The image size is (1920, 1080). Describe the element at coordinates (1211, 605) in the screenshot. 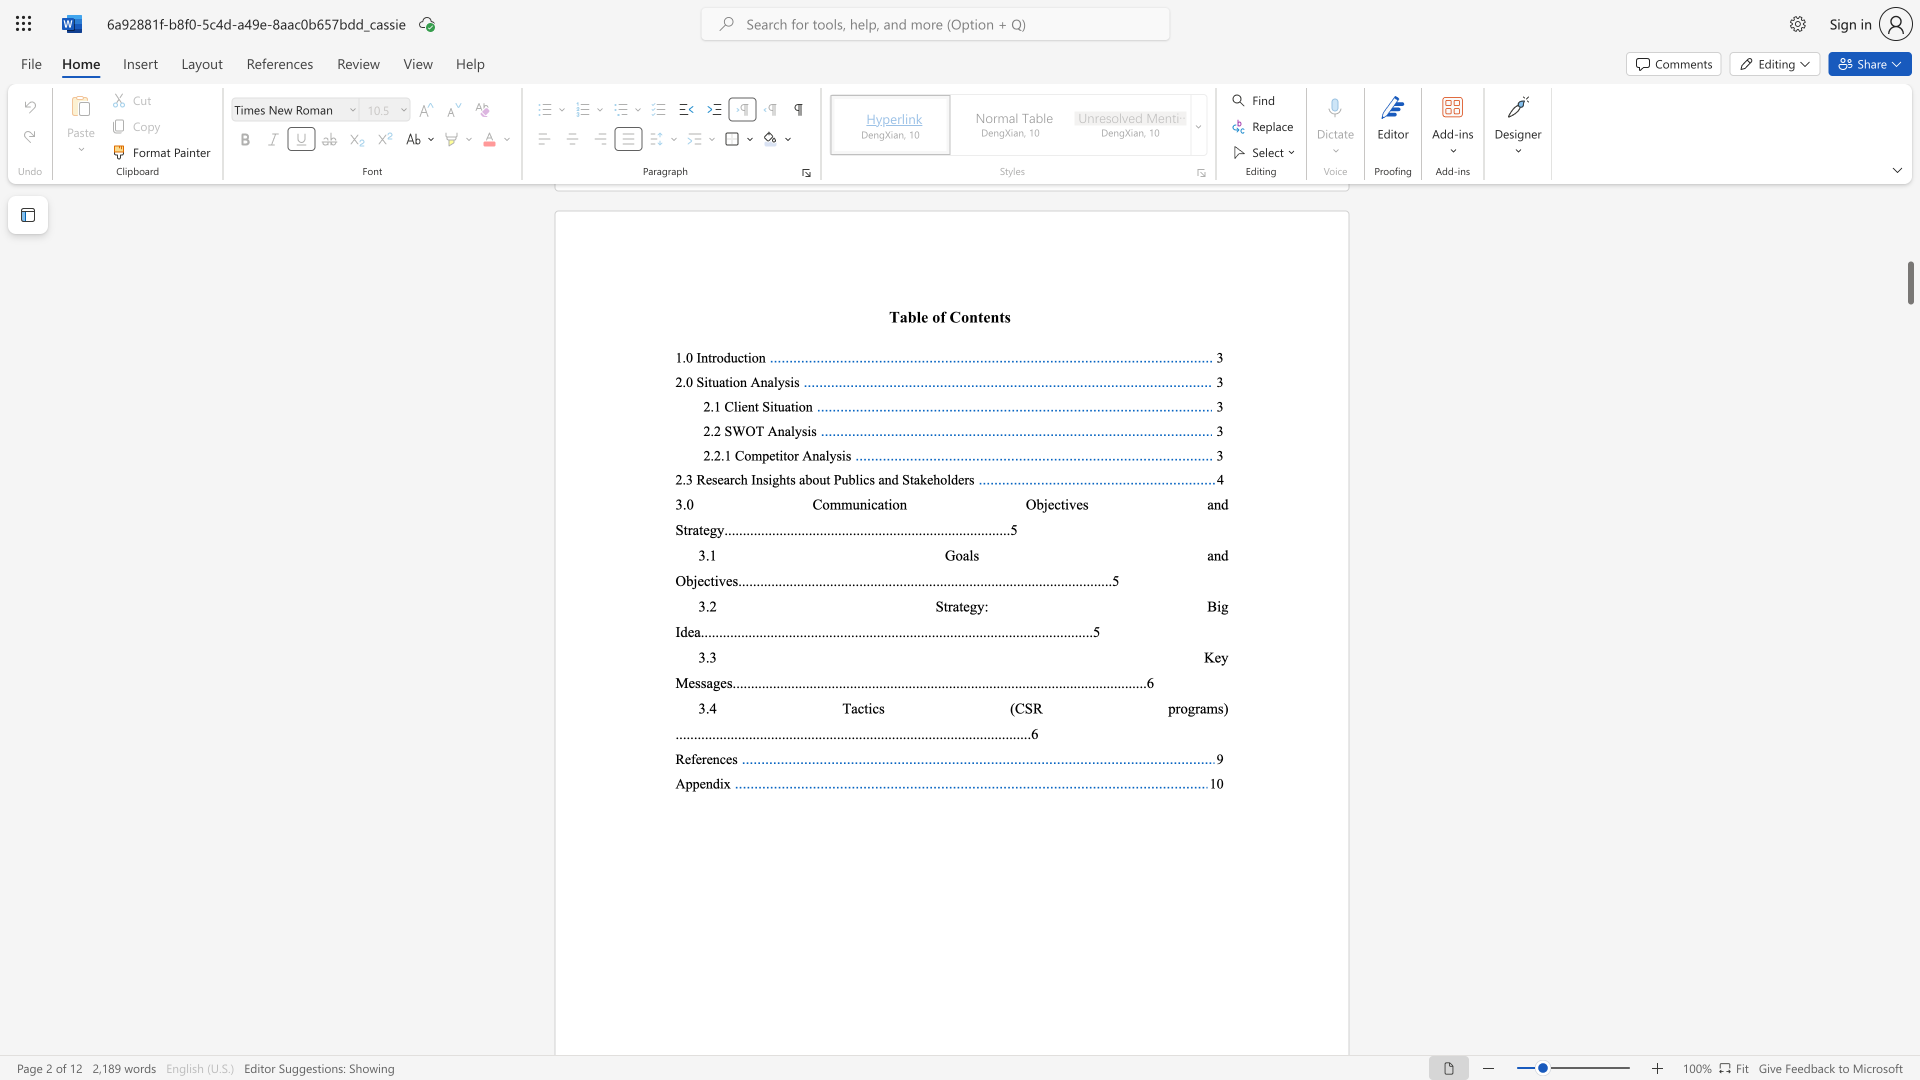

I see `the 1th character "B" in the text` at that location.